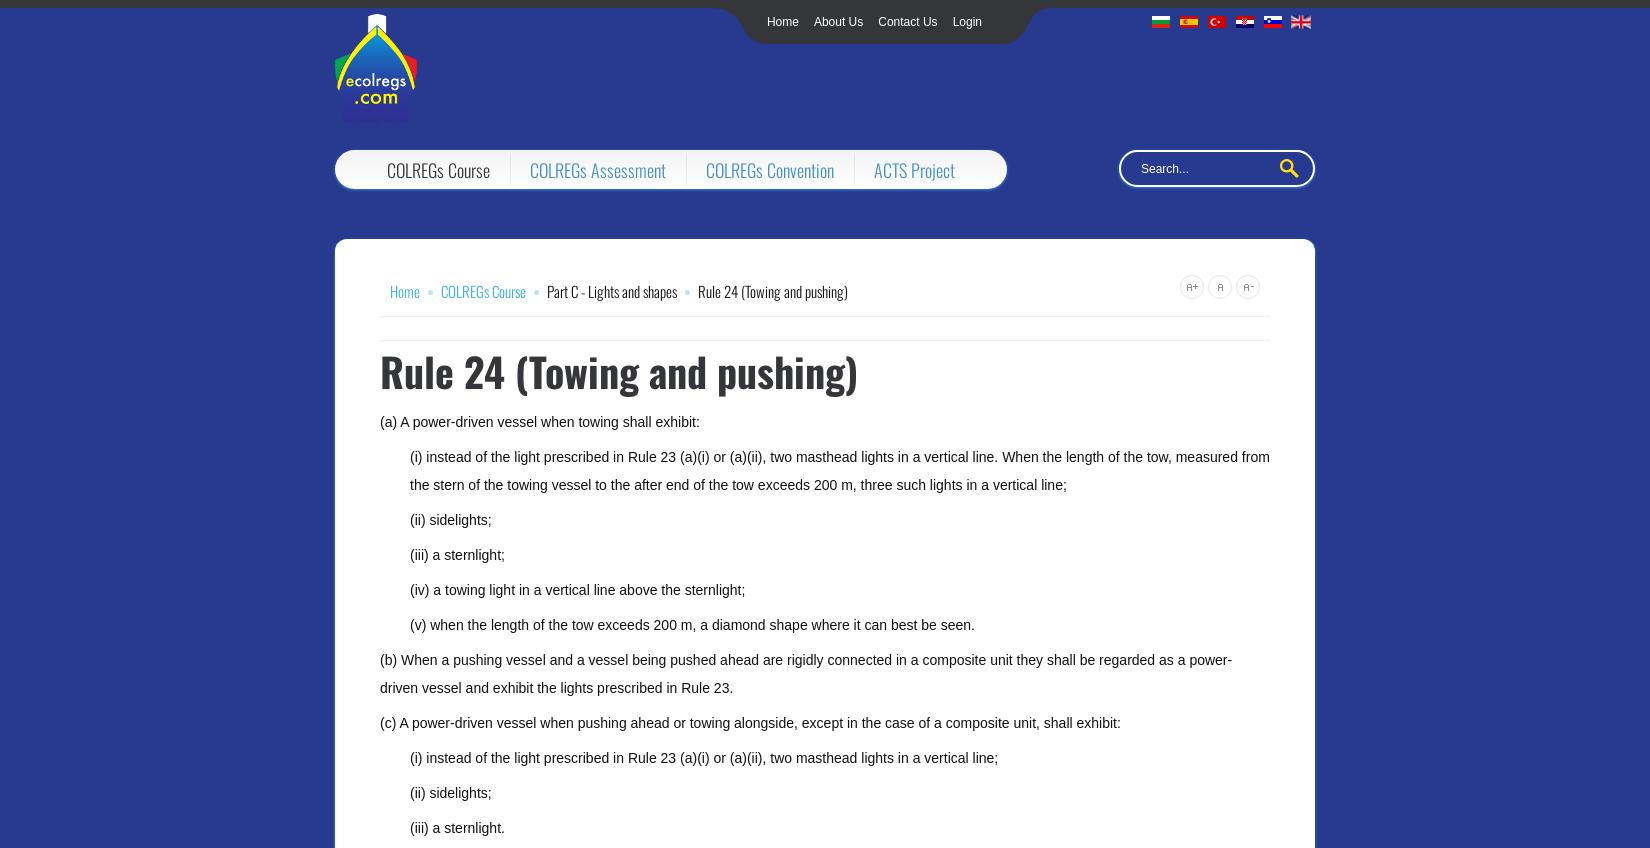 The image size is (1650, 848). What do you see at coordinates (618, 370) in the screenshot?
I see `'Rule 24 (Towing and pushing)'` at bounding box center [618, 370].